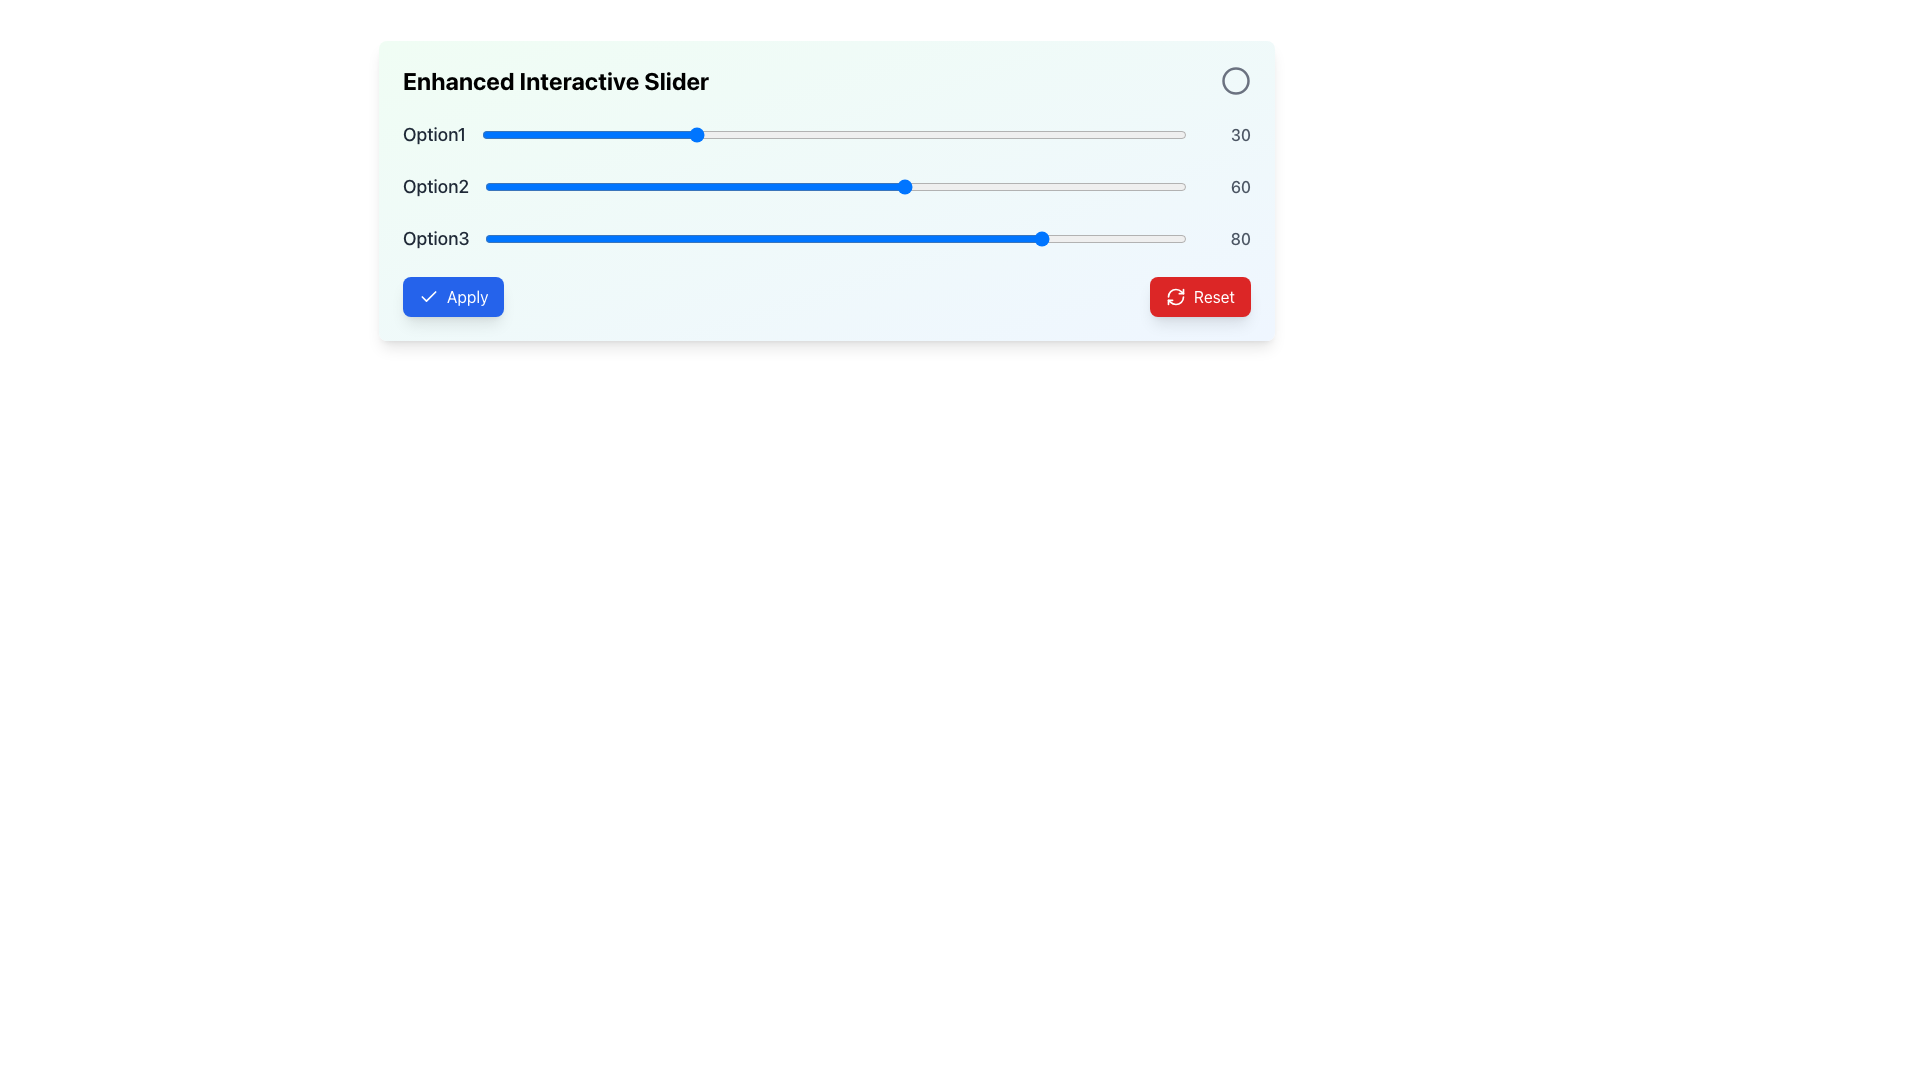 The height and width of the screenshot is (1080, 1920). What do you see at coordinates (1235, 80) in the screenshot?
I see `the circular SVG graphic with a thin gray outline and a white center located at the top-right corner of the interactive UI, next to the 'Reset' button` at bounding box center [1235, 80].